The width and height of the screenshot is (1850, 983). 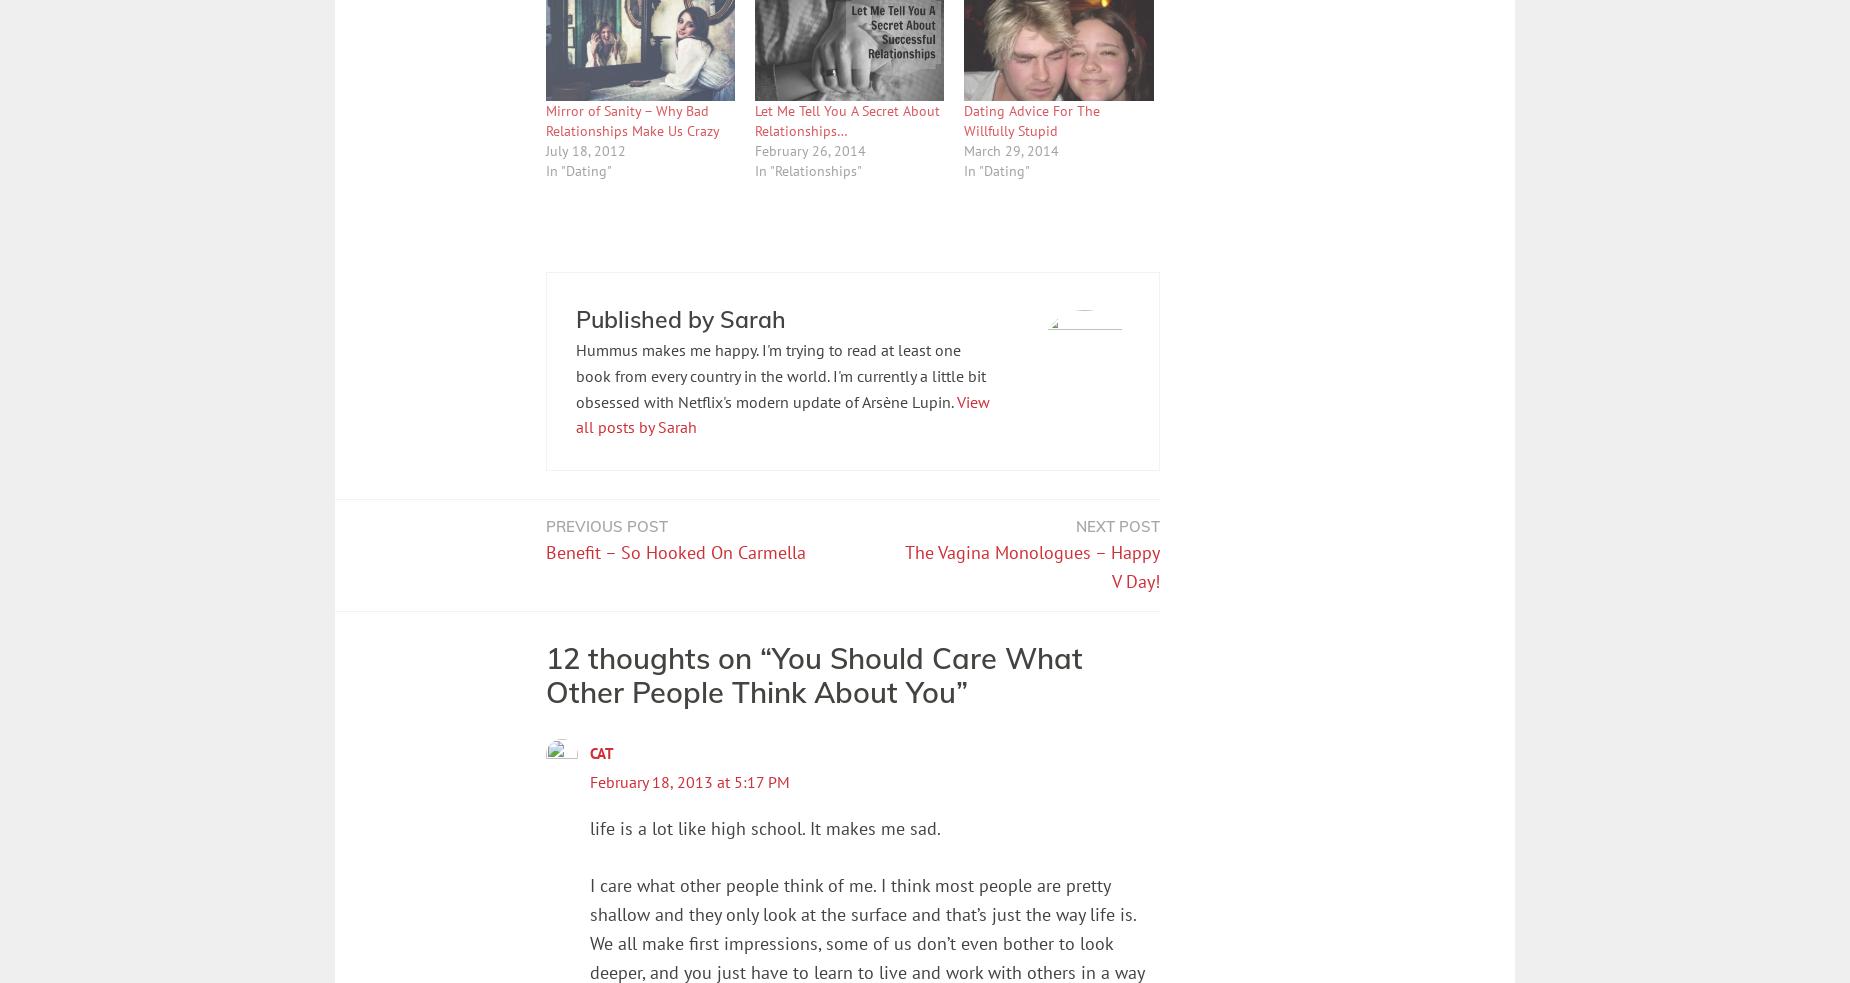 What do you see at coordinates (589, 779) in the screenshot?
I see `'February 18, 2013 at 5:17 PM'` at bounding box center [589, 779].